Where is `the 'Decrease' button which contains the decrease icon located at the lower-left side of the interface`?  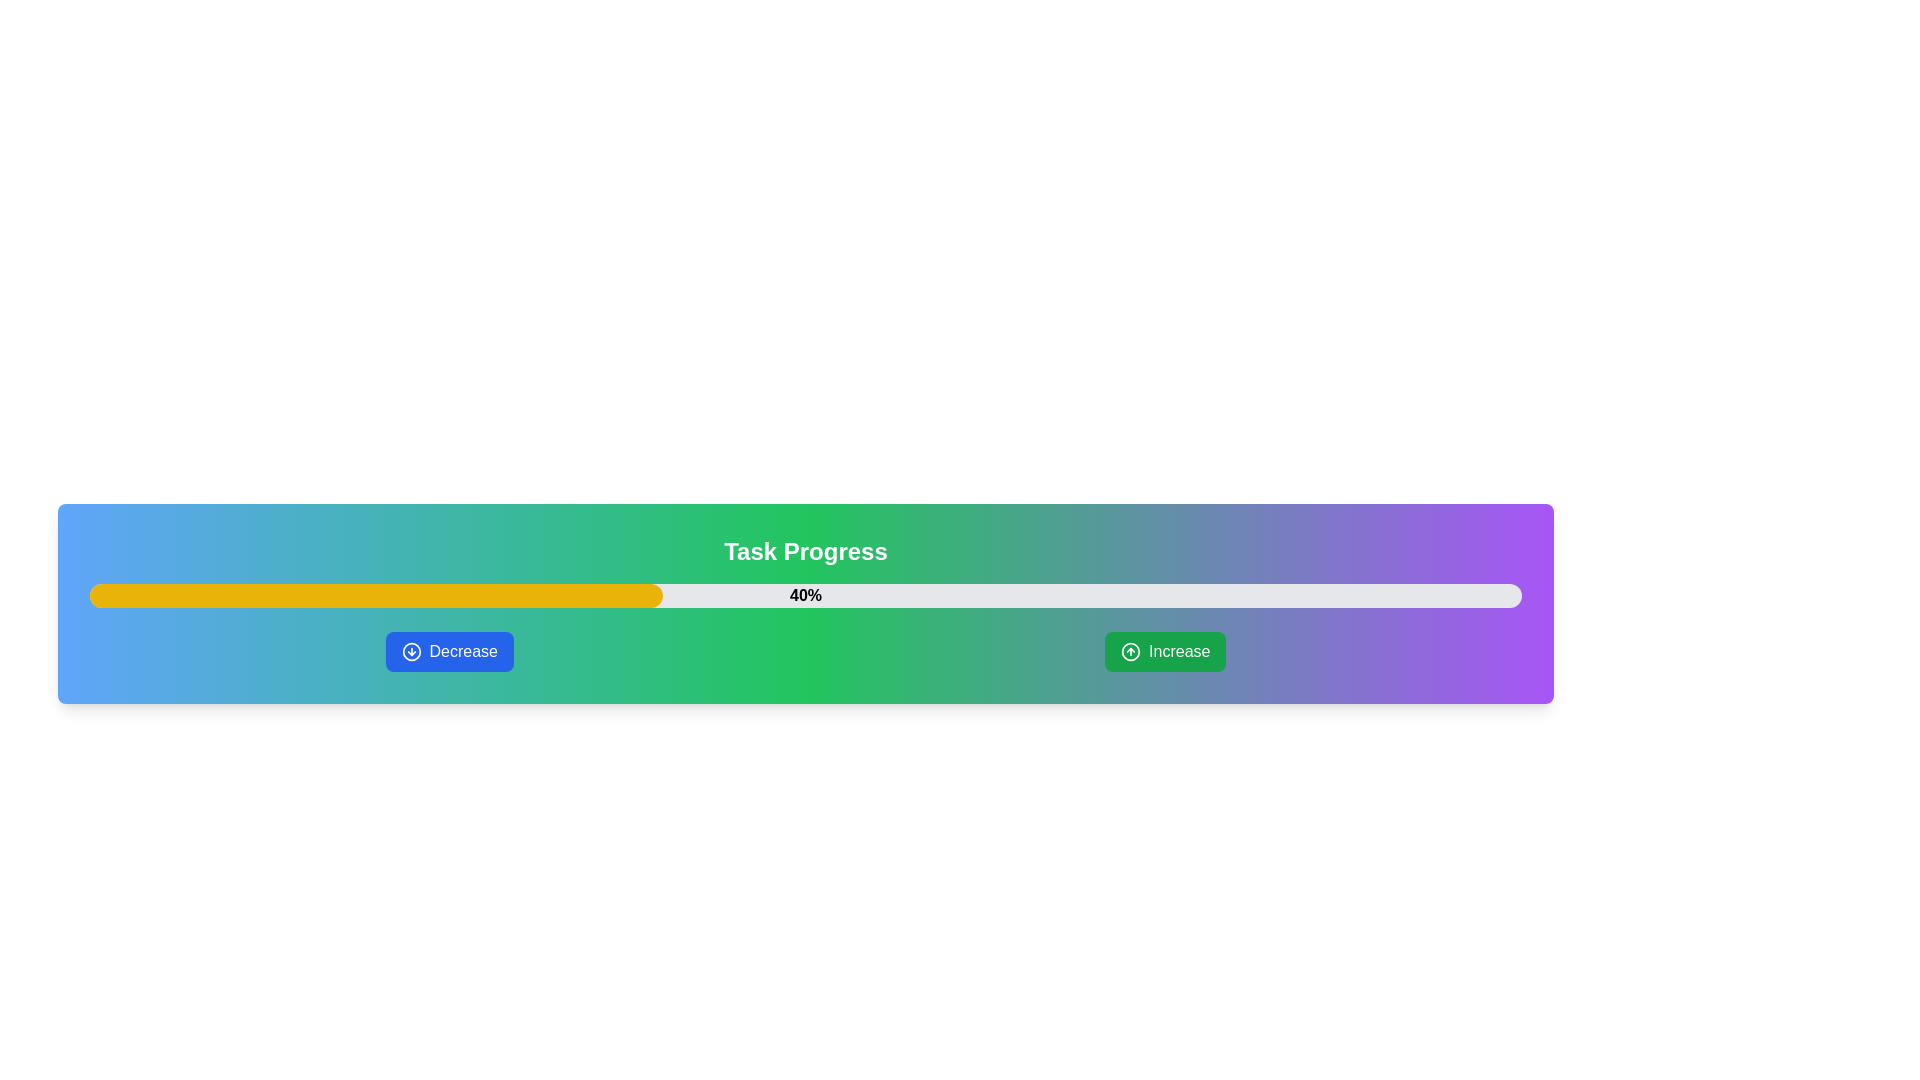 the 'Decrease' button which contains the decrease icon located at the lower-left side of the interface is located at coordinates (410, 651).